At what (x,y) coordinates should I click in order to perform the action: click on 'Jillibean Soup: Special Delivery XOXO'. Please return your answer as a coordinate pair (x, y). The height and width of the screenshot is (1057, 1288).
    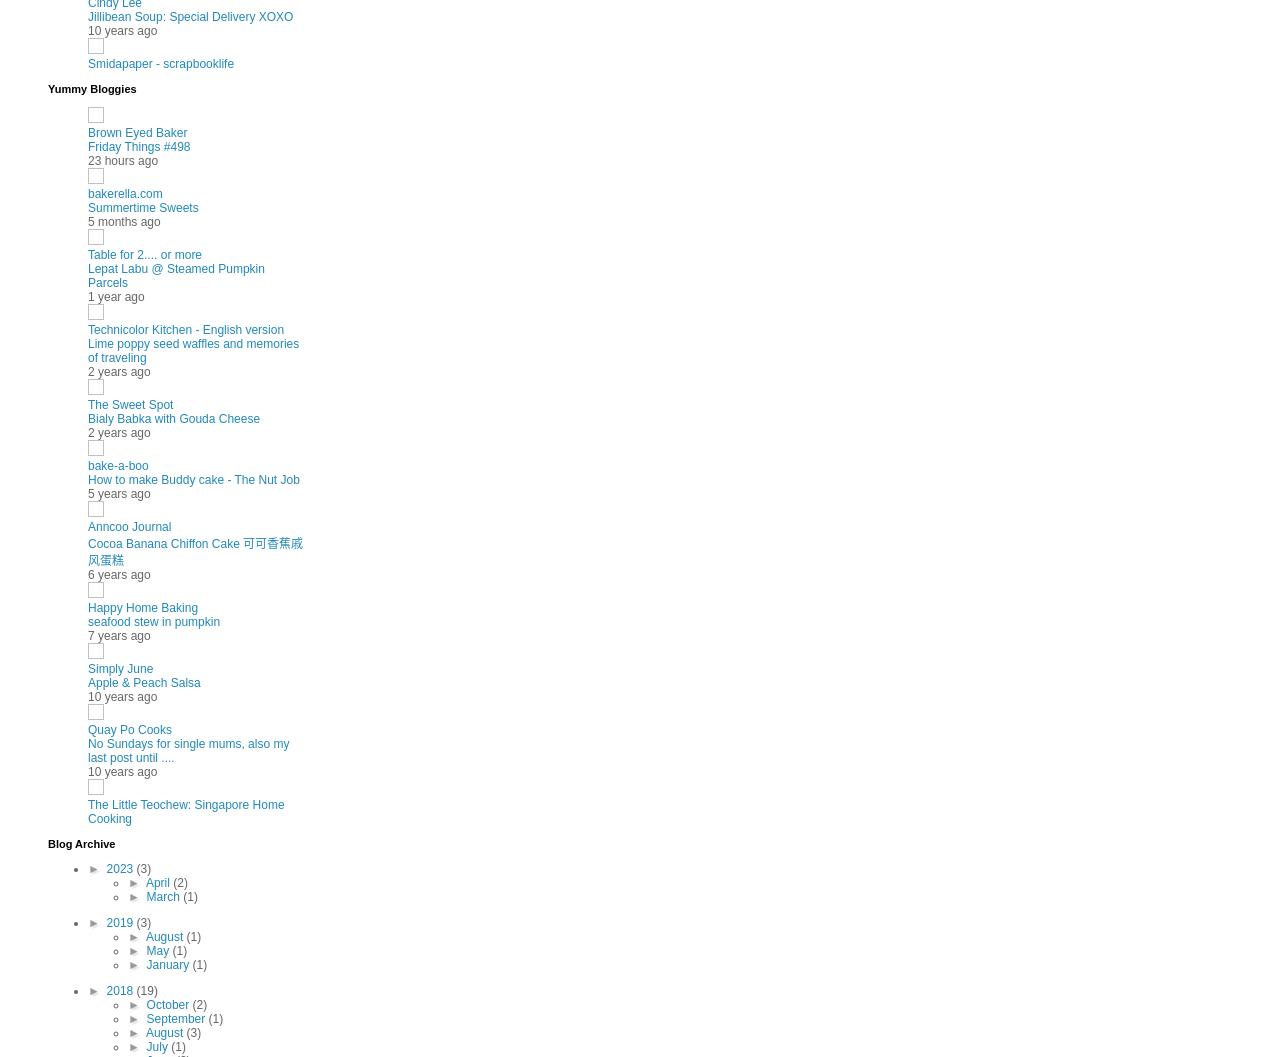
    Looking at the image, I should click on (190, 15).